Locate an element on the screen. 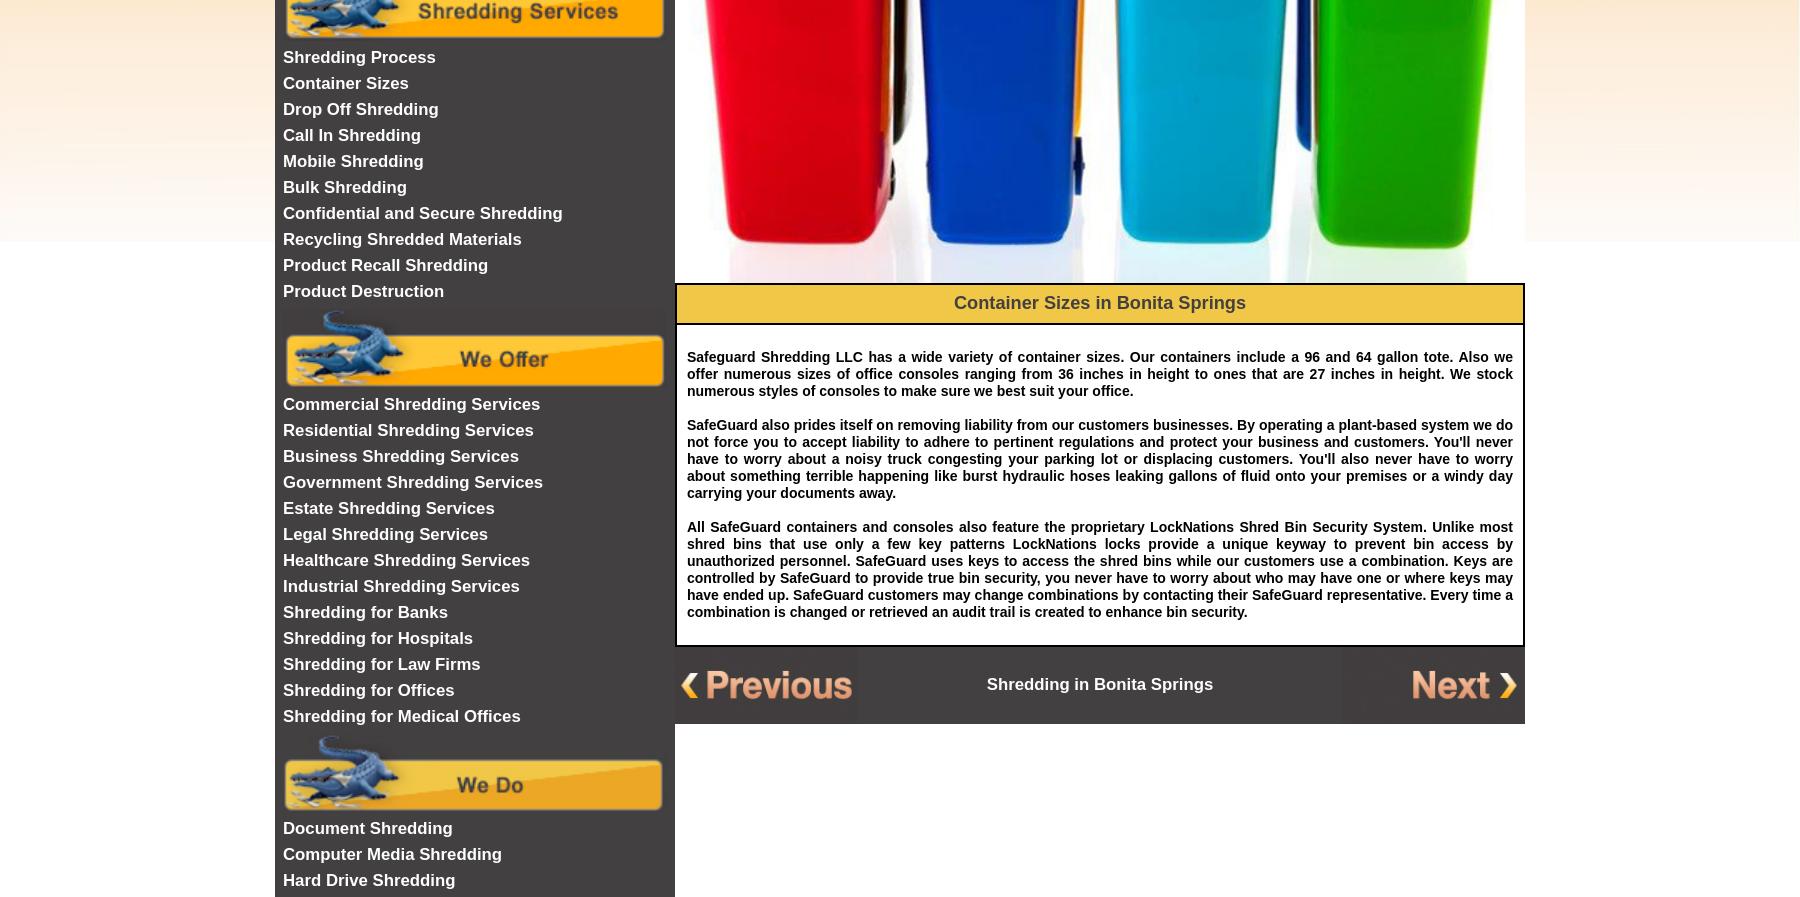  'Shredding for Banks' is located at coordinates (365, 611).